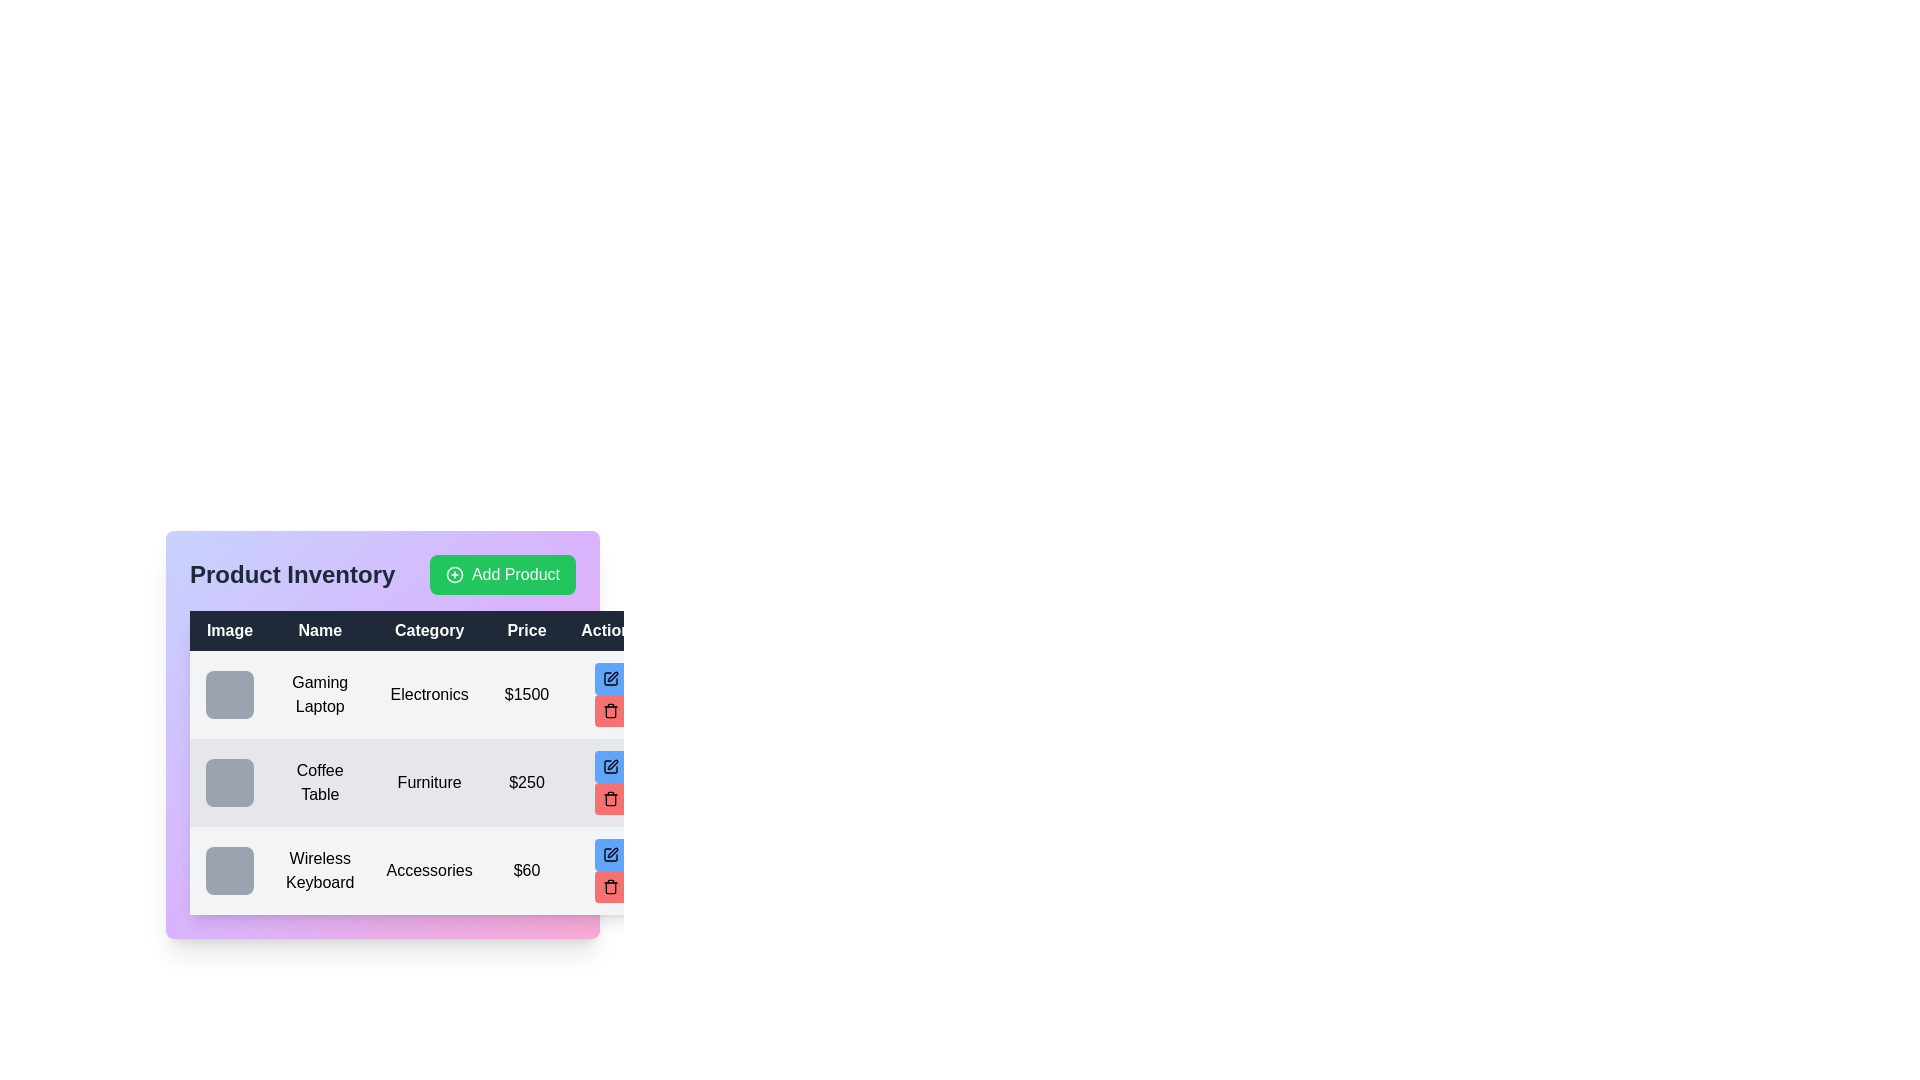  Describe the element at coordinates (609, 631) in the screenshot. I see `the 'Actions' label, which is styled with a dark background and light-colored text, located in the header row of a table alongside headers like 'Image', 'Name', 'Category', and 'Price'` at that location.